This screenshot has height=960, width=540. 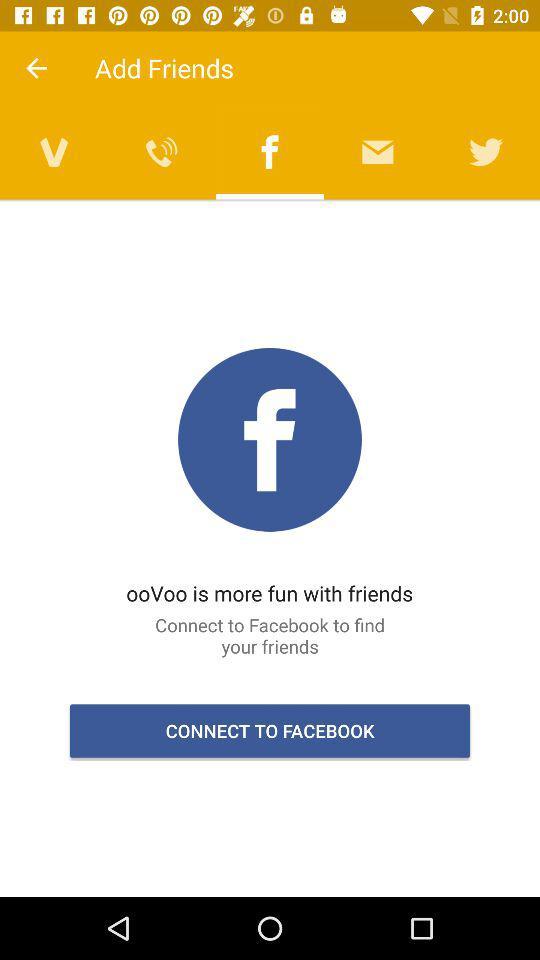 I want to click on the email icon, so click(x=378, y=151).